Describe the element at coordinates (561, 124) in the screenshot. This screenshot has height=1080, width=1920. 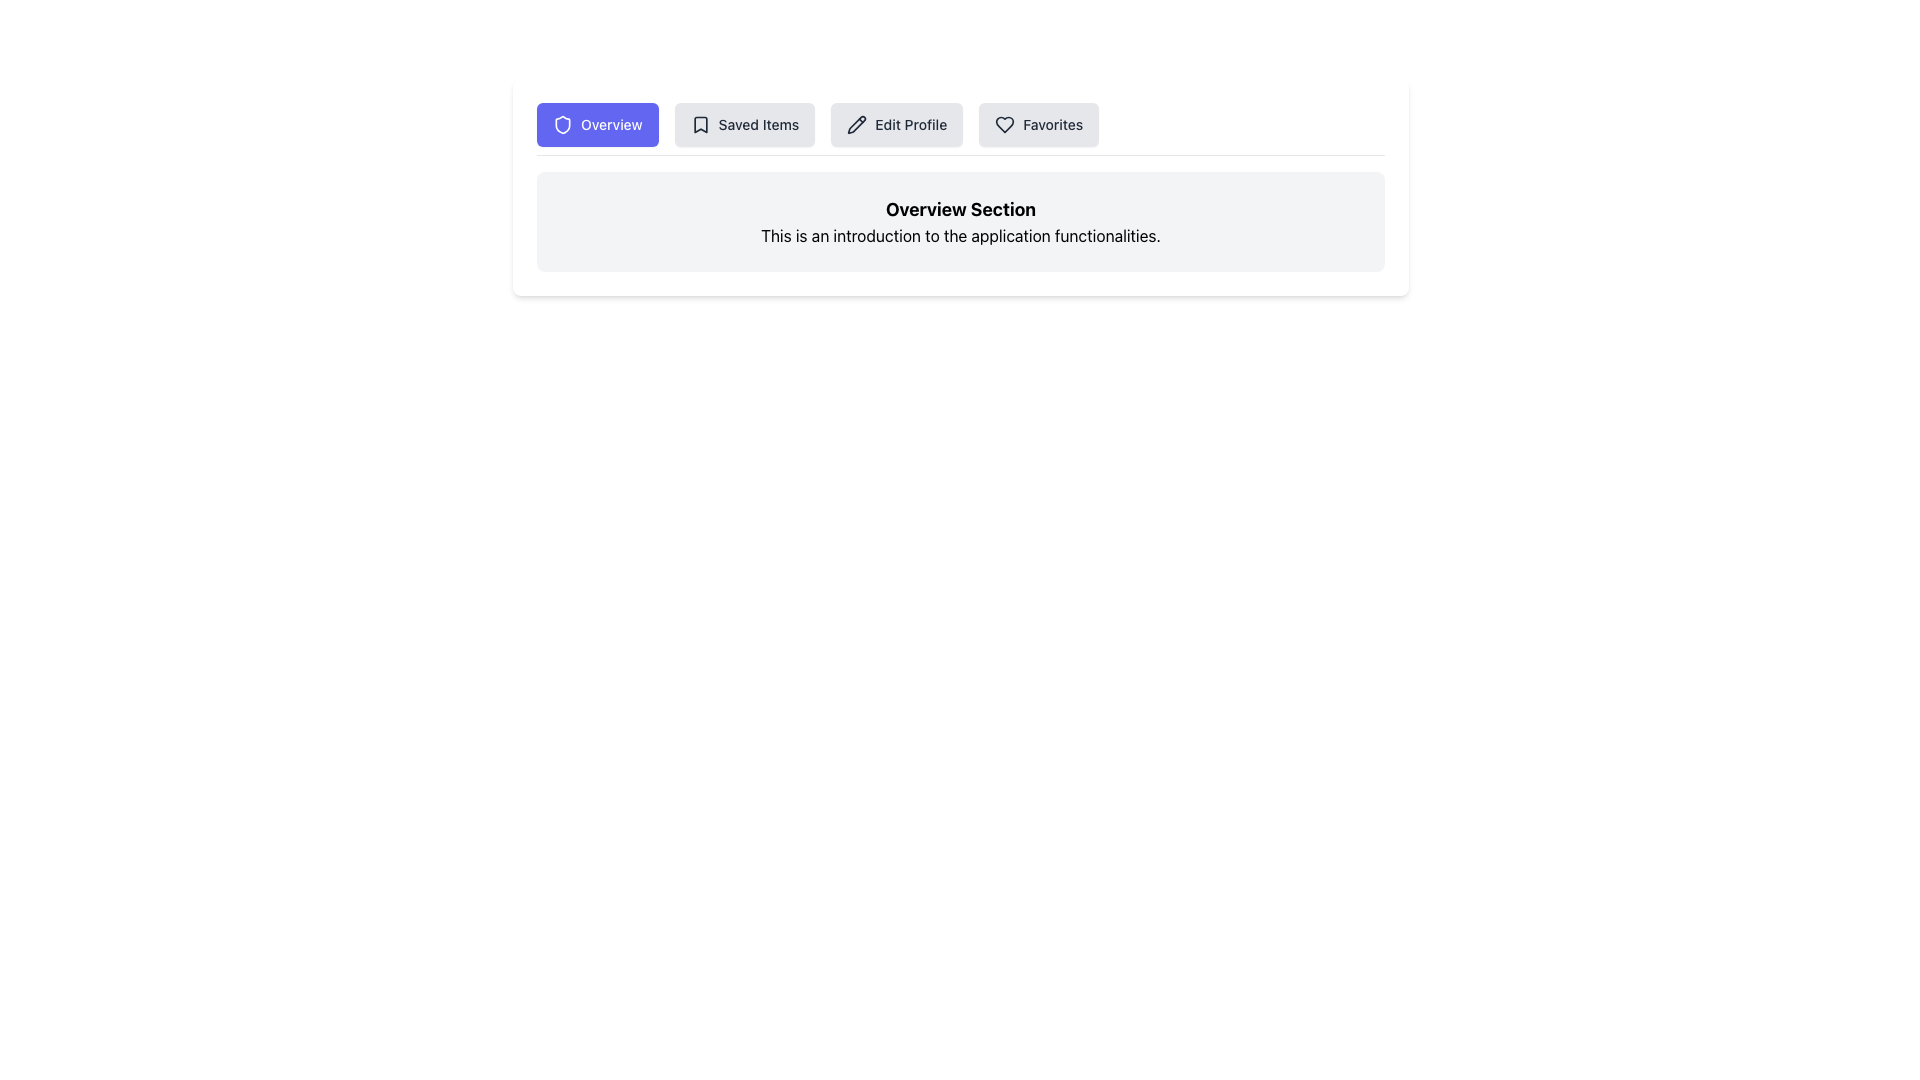
I see `the 'Overview' button, which contains a shield icon styled with a fine outline and rounded edges, located on its left side` at that location.